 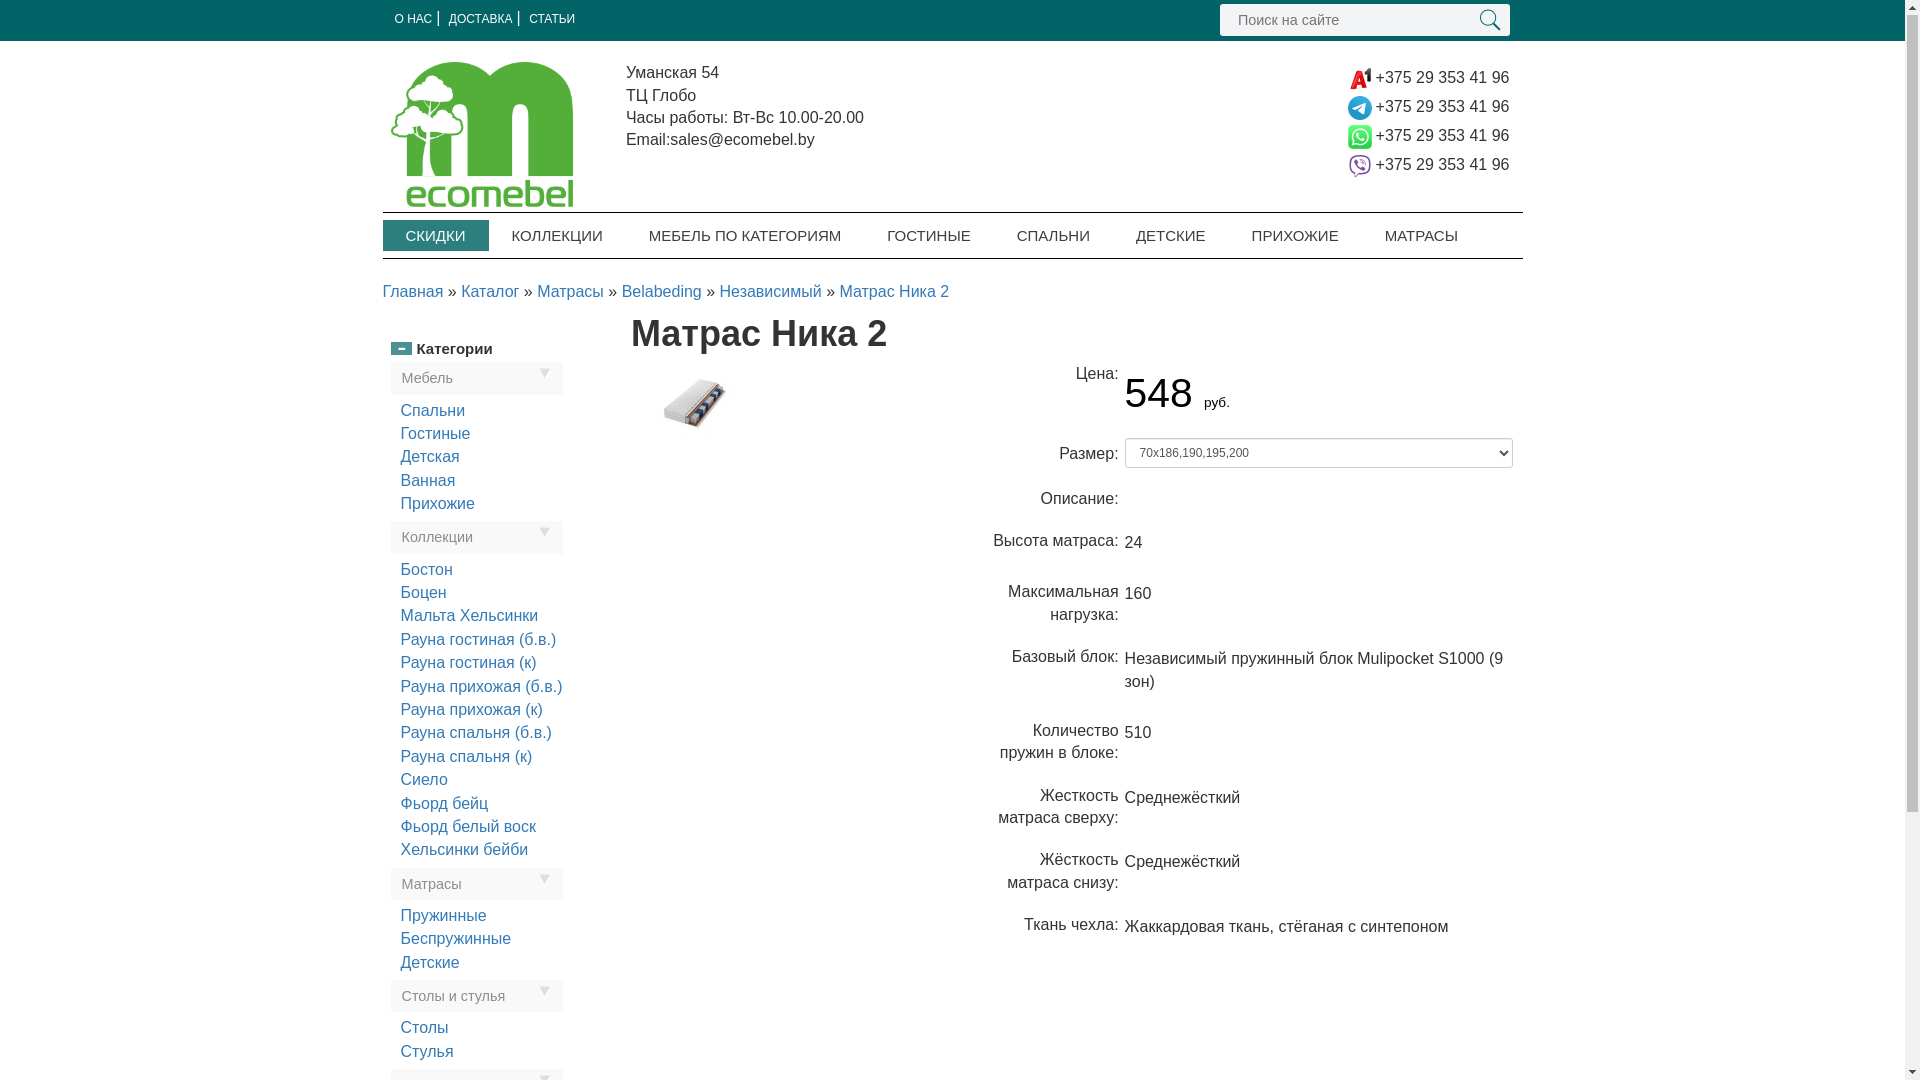 What do you see at coordinates (662, 292) in the screenshot?
I see `'Belabeding'` at bounding box center [662, 292].